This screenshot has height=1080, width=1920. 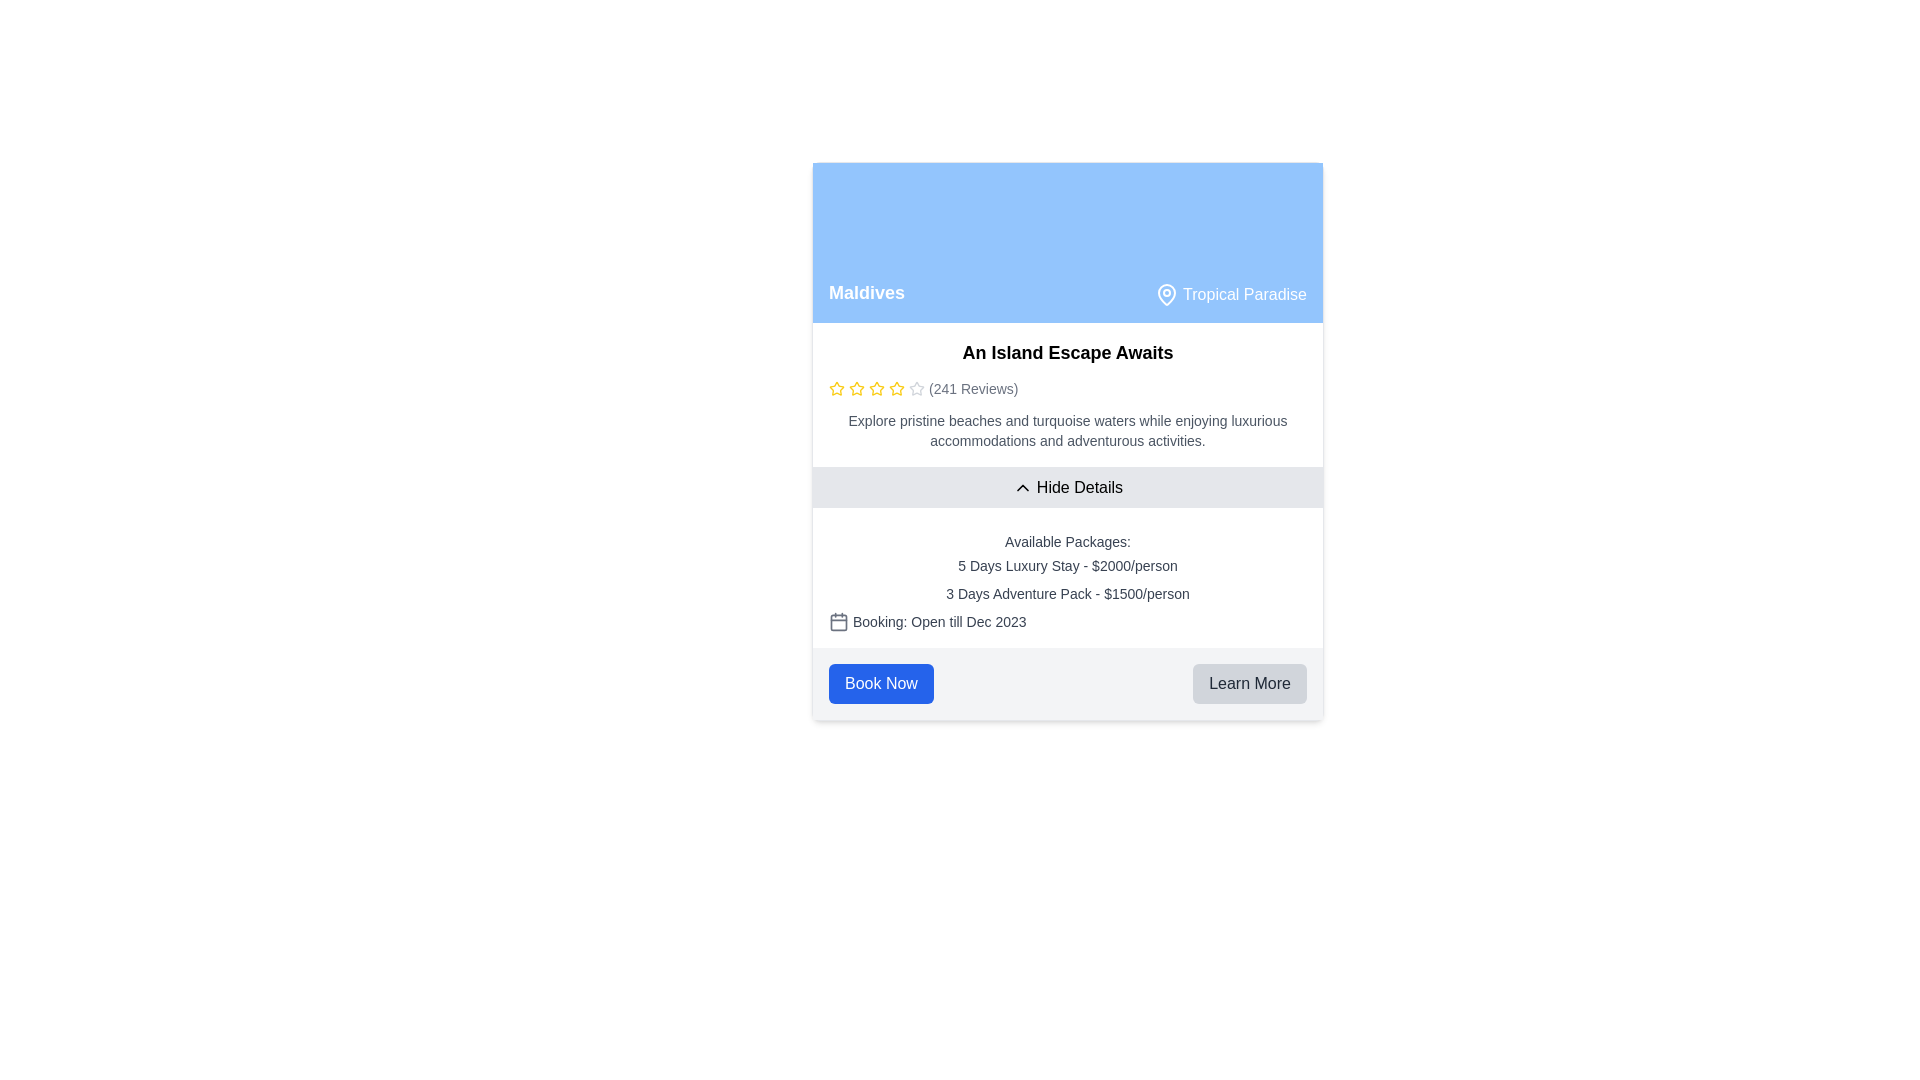 I want to click on the first star icon used for the rating system, located at the top of the card near the title 'An Island Escape Awaits', so click(x=857, y=388).